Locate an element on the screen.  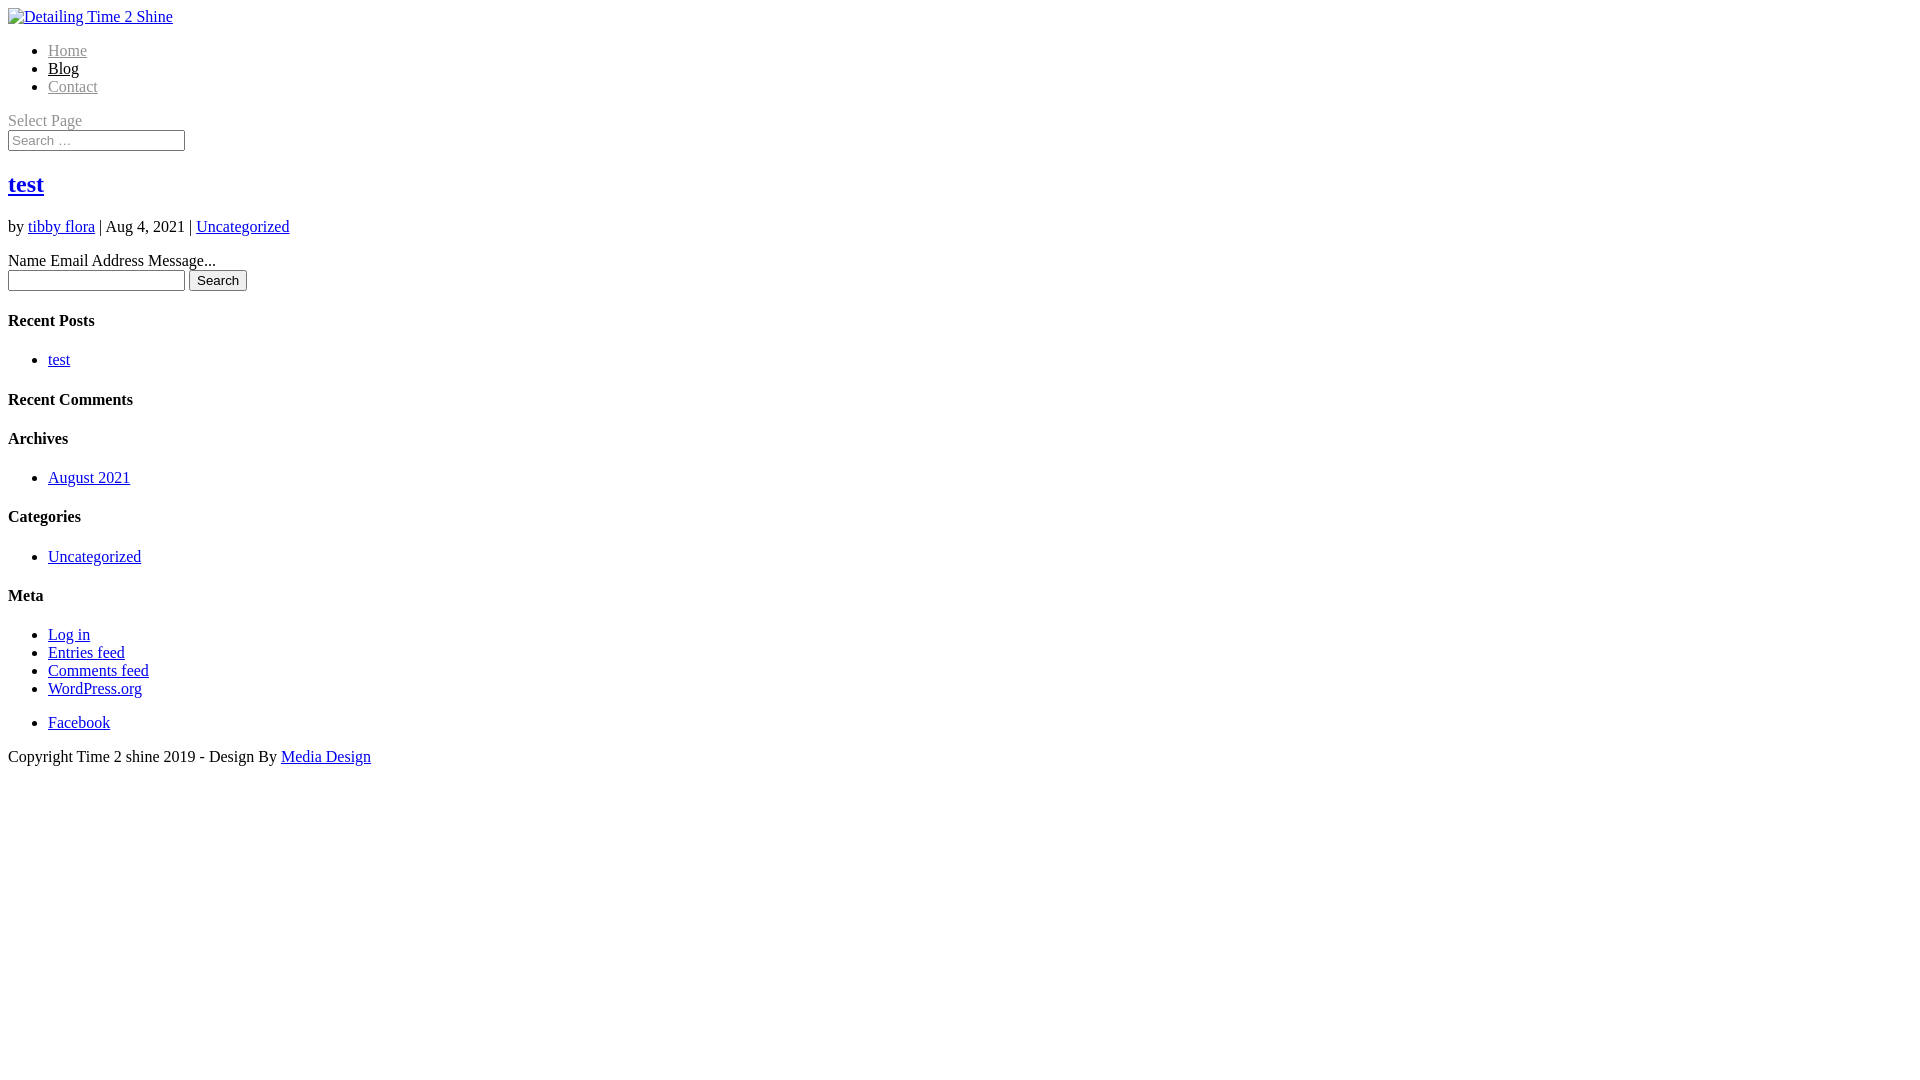
'Home' is located at coordinates (67, 49).